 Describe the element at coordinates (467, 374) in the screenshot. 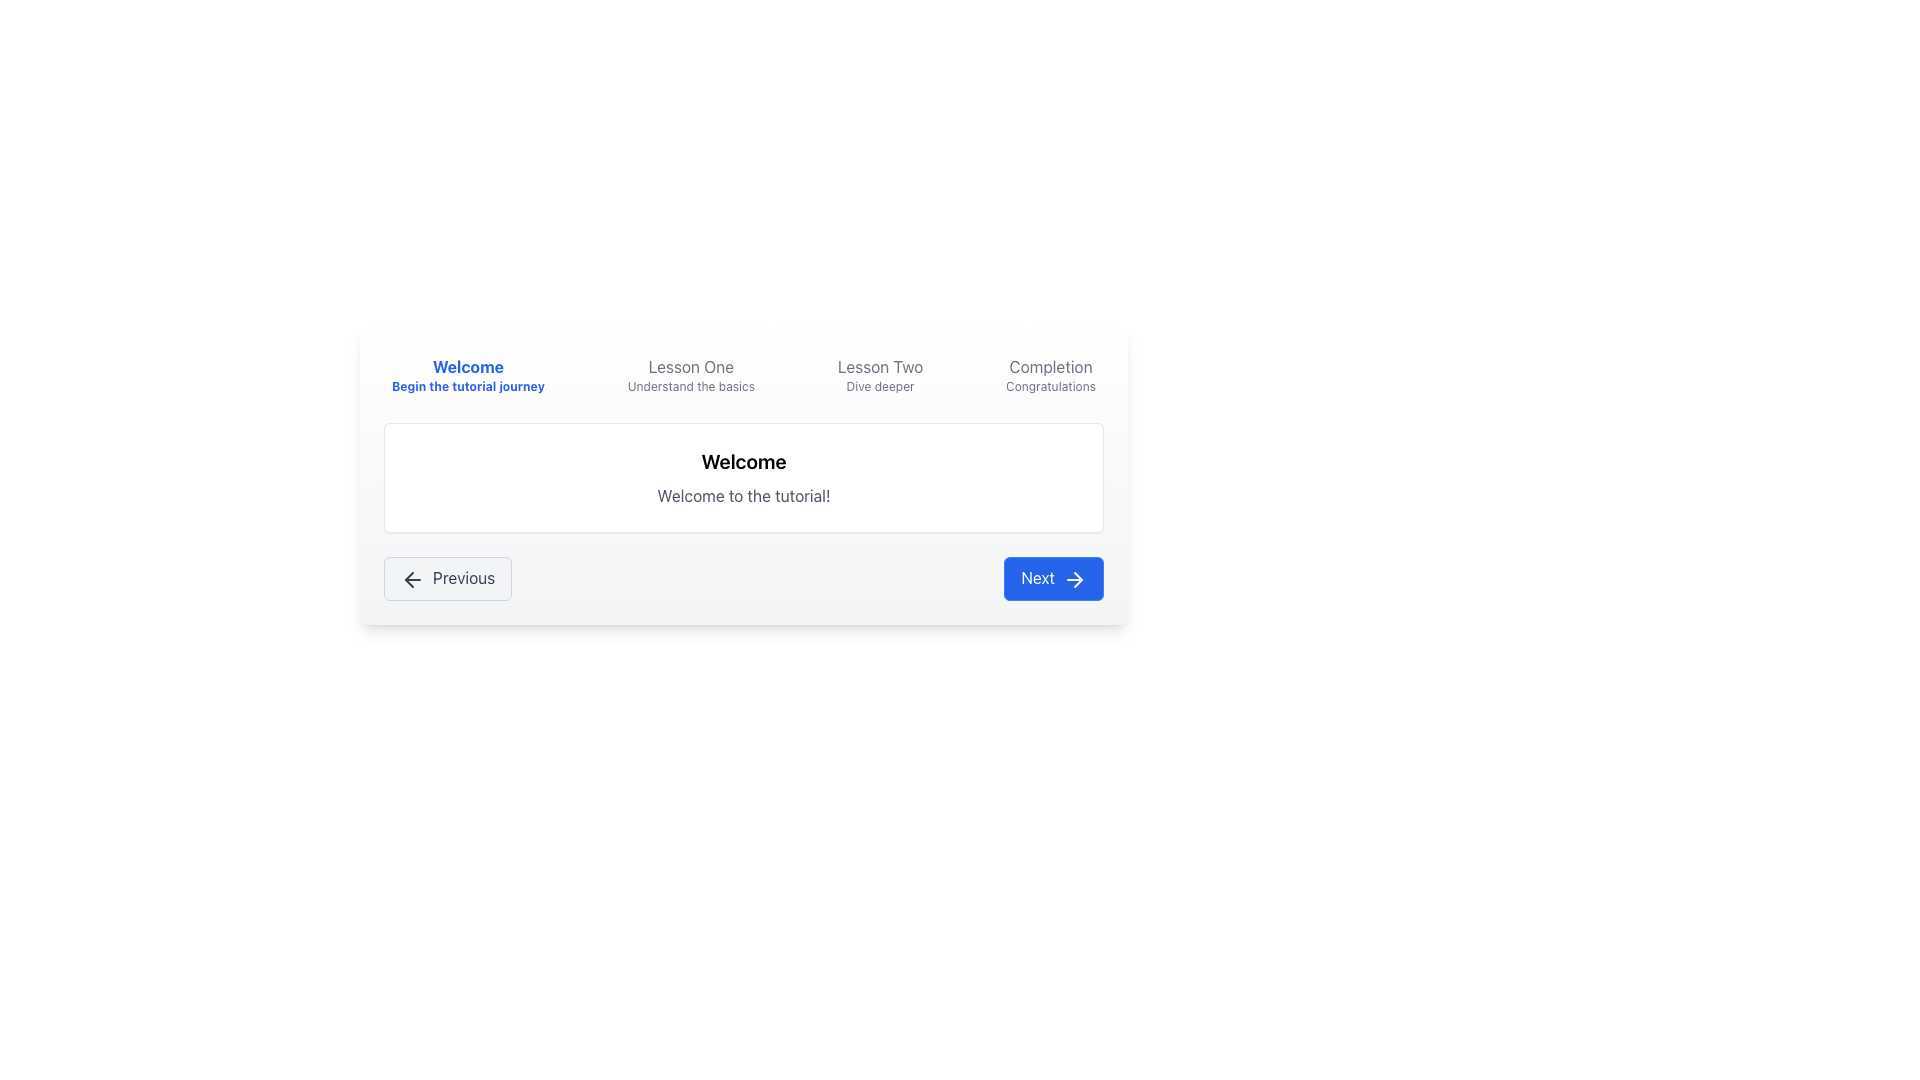

I see `the text label that displays 'Welcome' in bold blue styling and the smaller text 'Begin the tutorial journey', located on the far-left side of the navigation layout` at that location.